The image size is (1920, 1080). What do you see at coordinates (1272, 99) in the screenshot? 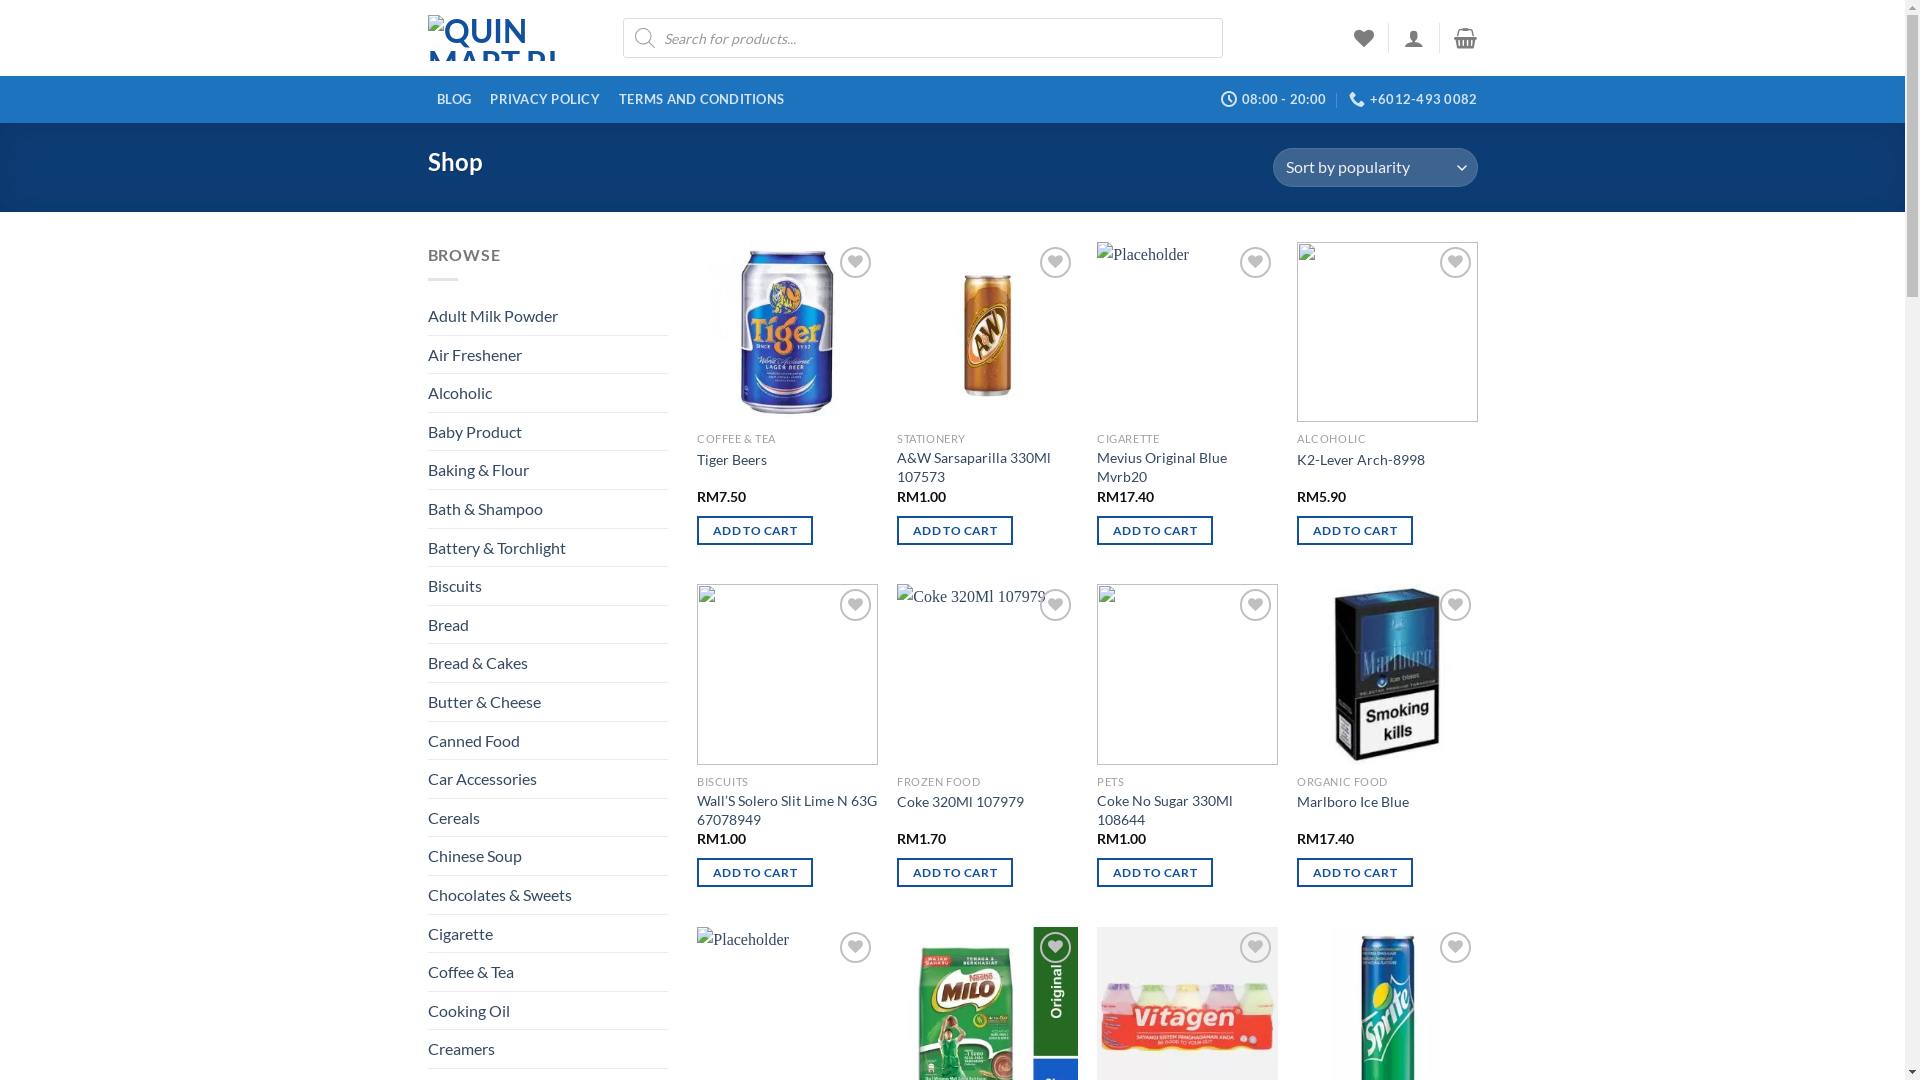
I see `'08:00 - 20:00'` at bounding box center [1272, 99].